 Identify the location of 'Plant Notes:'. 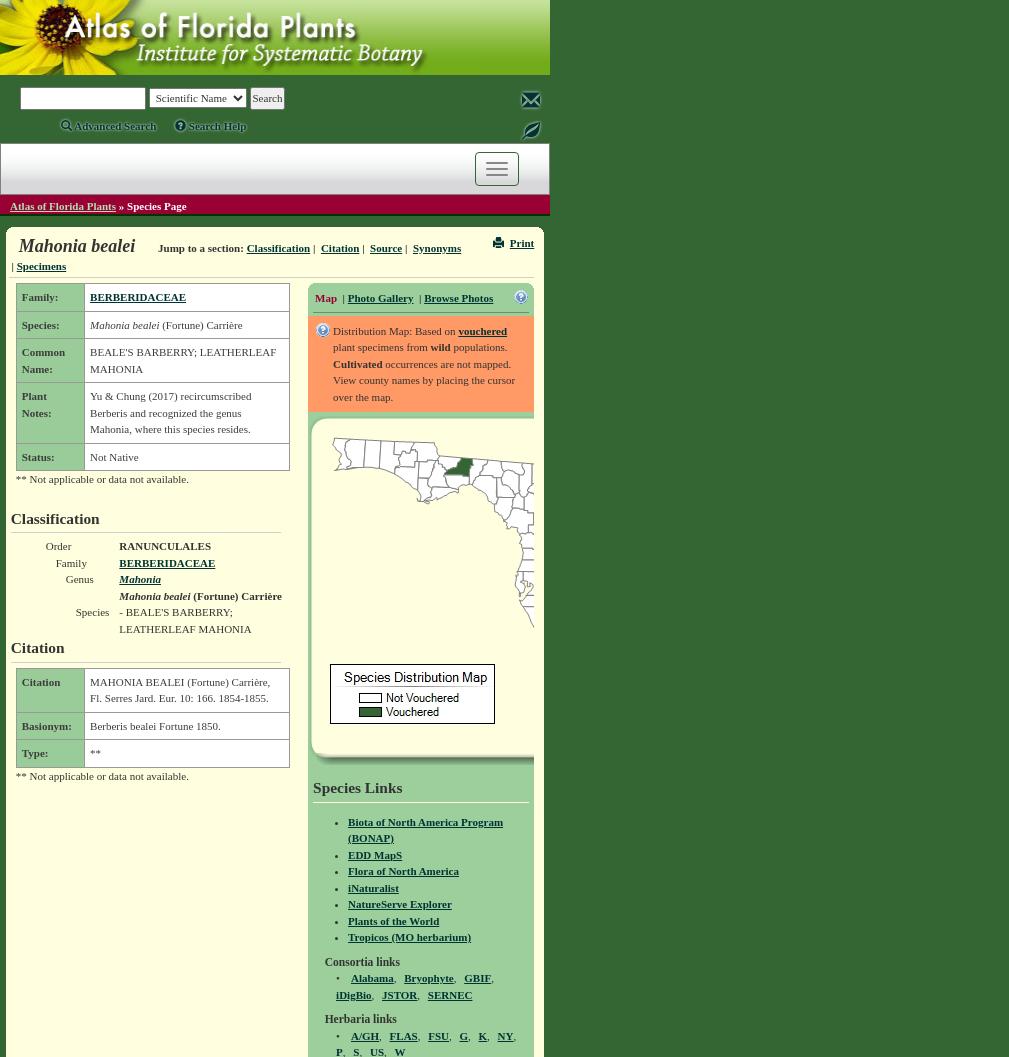
(19, 402).